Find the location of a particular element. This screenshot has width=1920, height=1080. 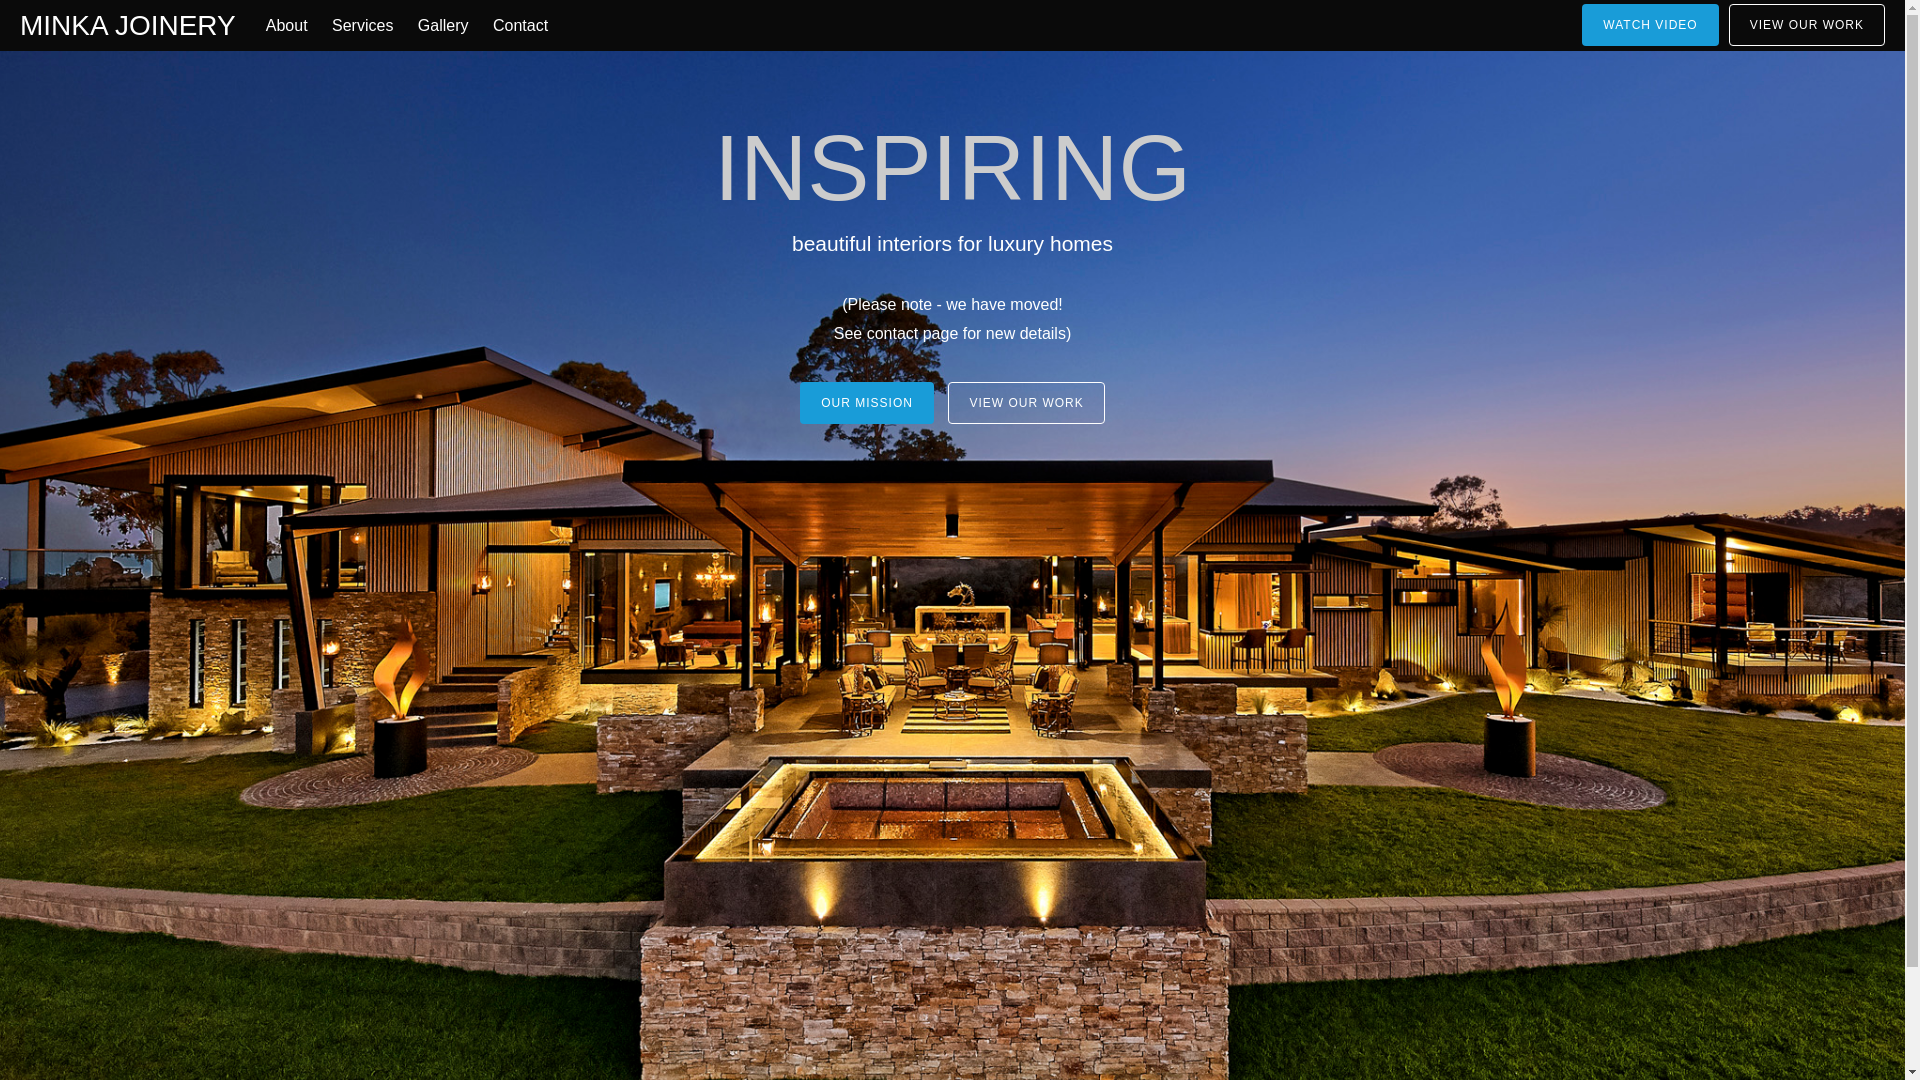

'About' is located at coordinates (286, 26).